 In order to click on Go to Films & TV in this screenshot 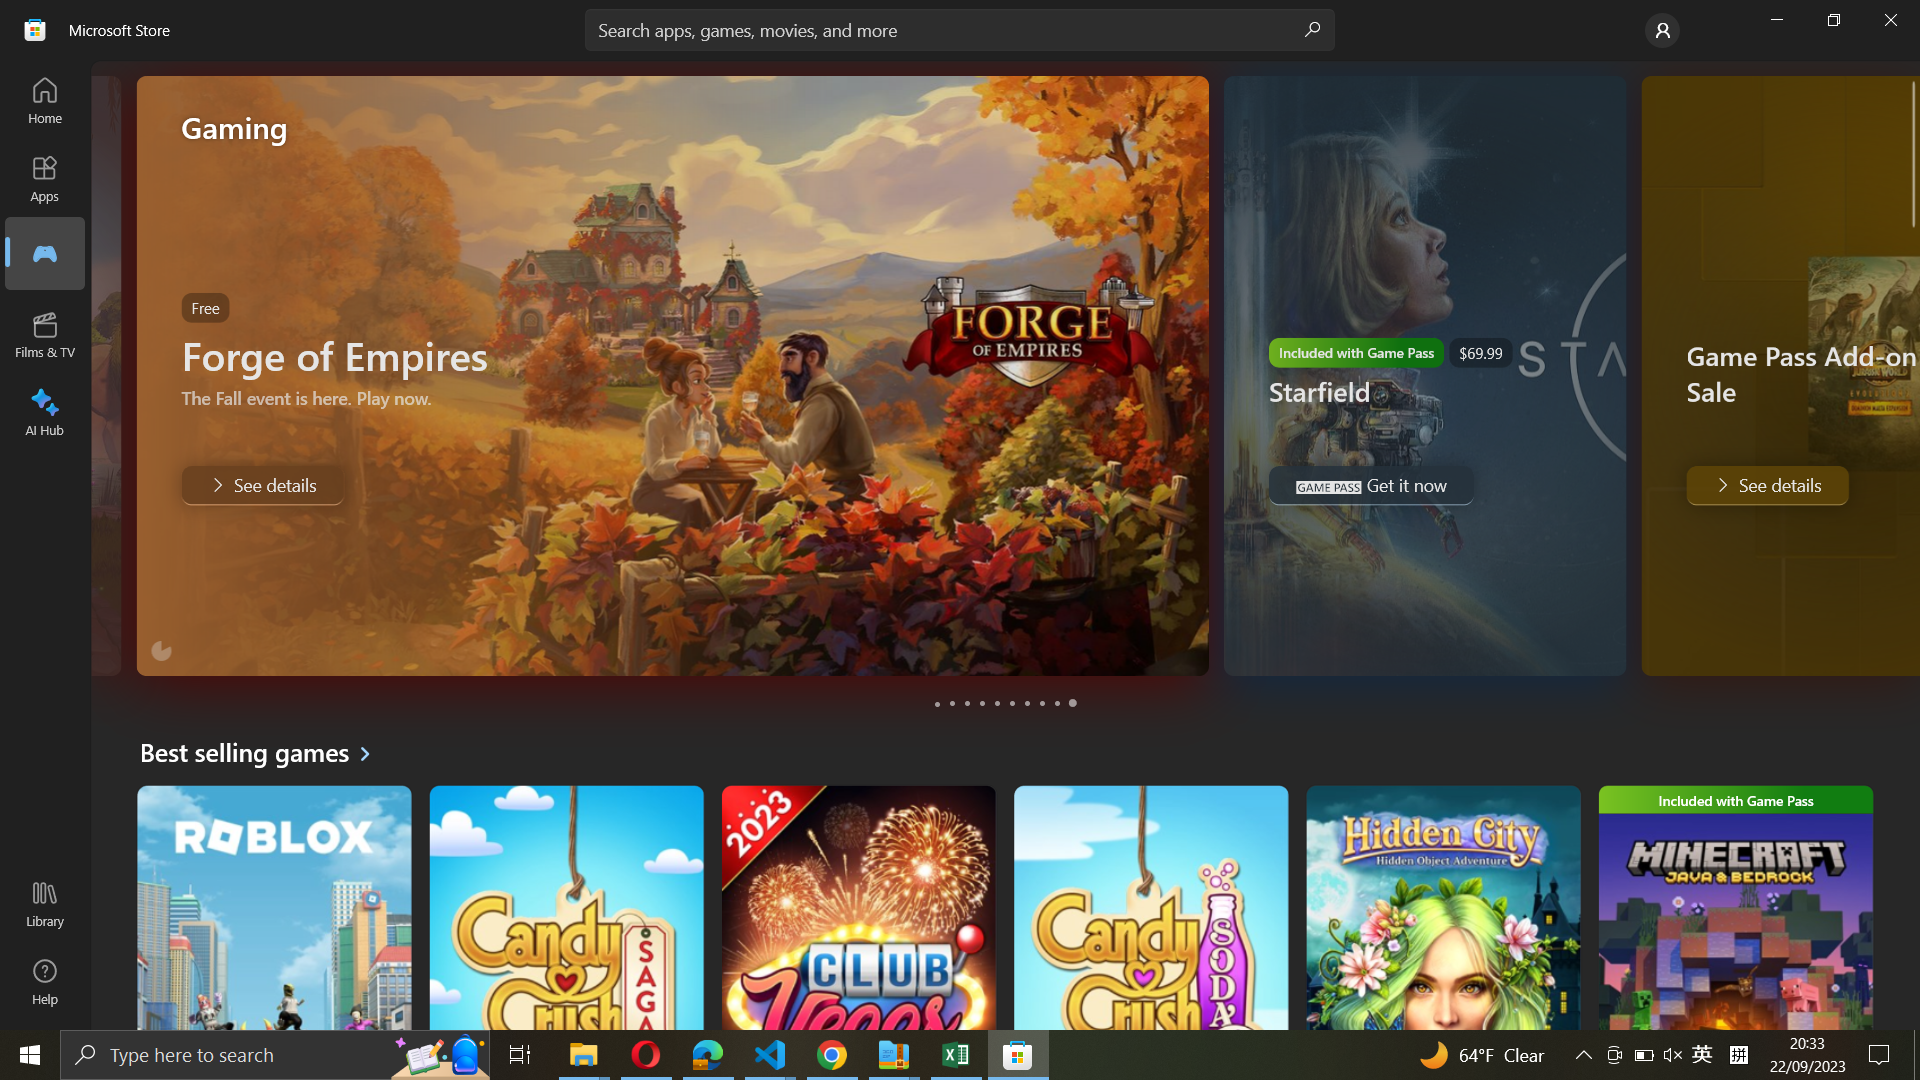, I will do `click(43, 252)`.